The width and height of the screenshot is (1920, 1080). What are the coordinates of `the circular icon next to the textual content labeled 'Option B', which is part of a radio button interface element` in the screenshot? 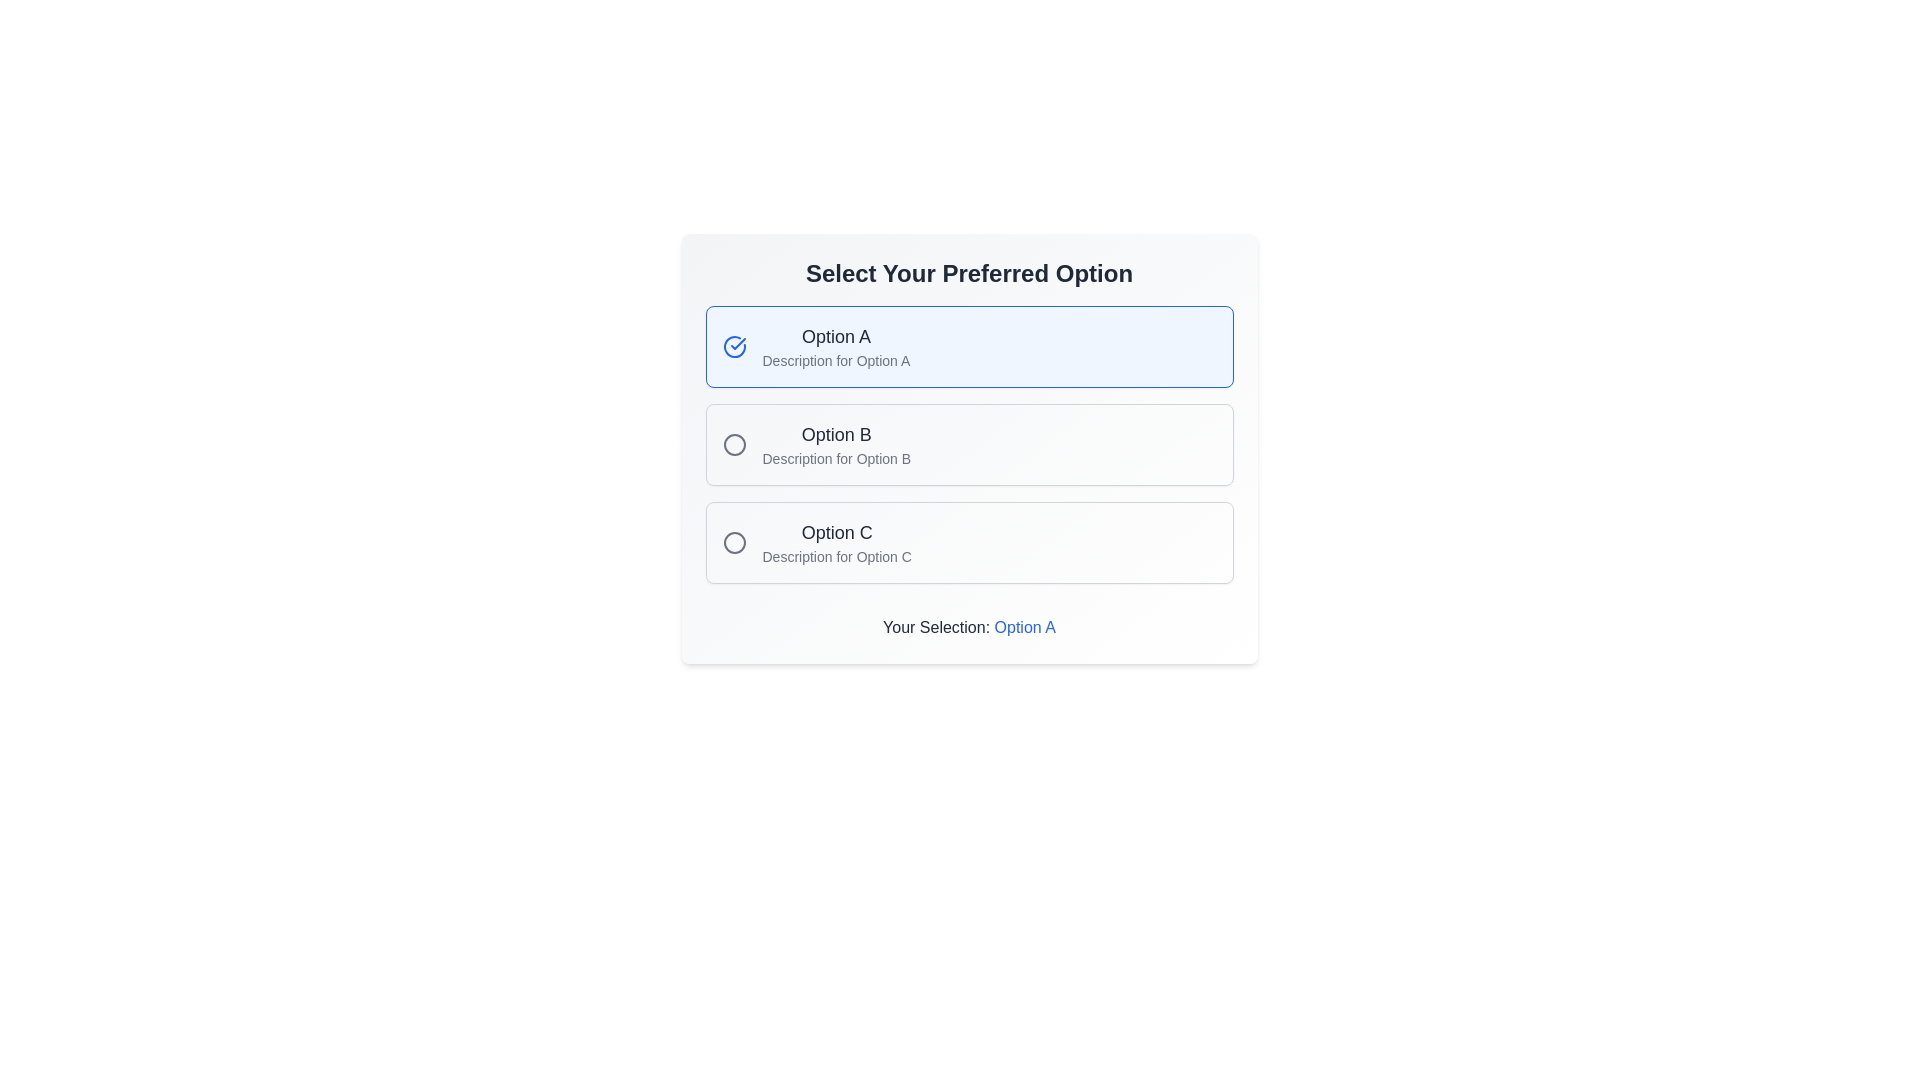 It's located at (733, 443).